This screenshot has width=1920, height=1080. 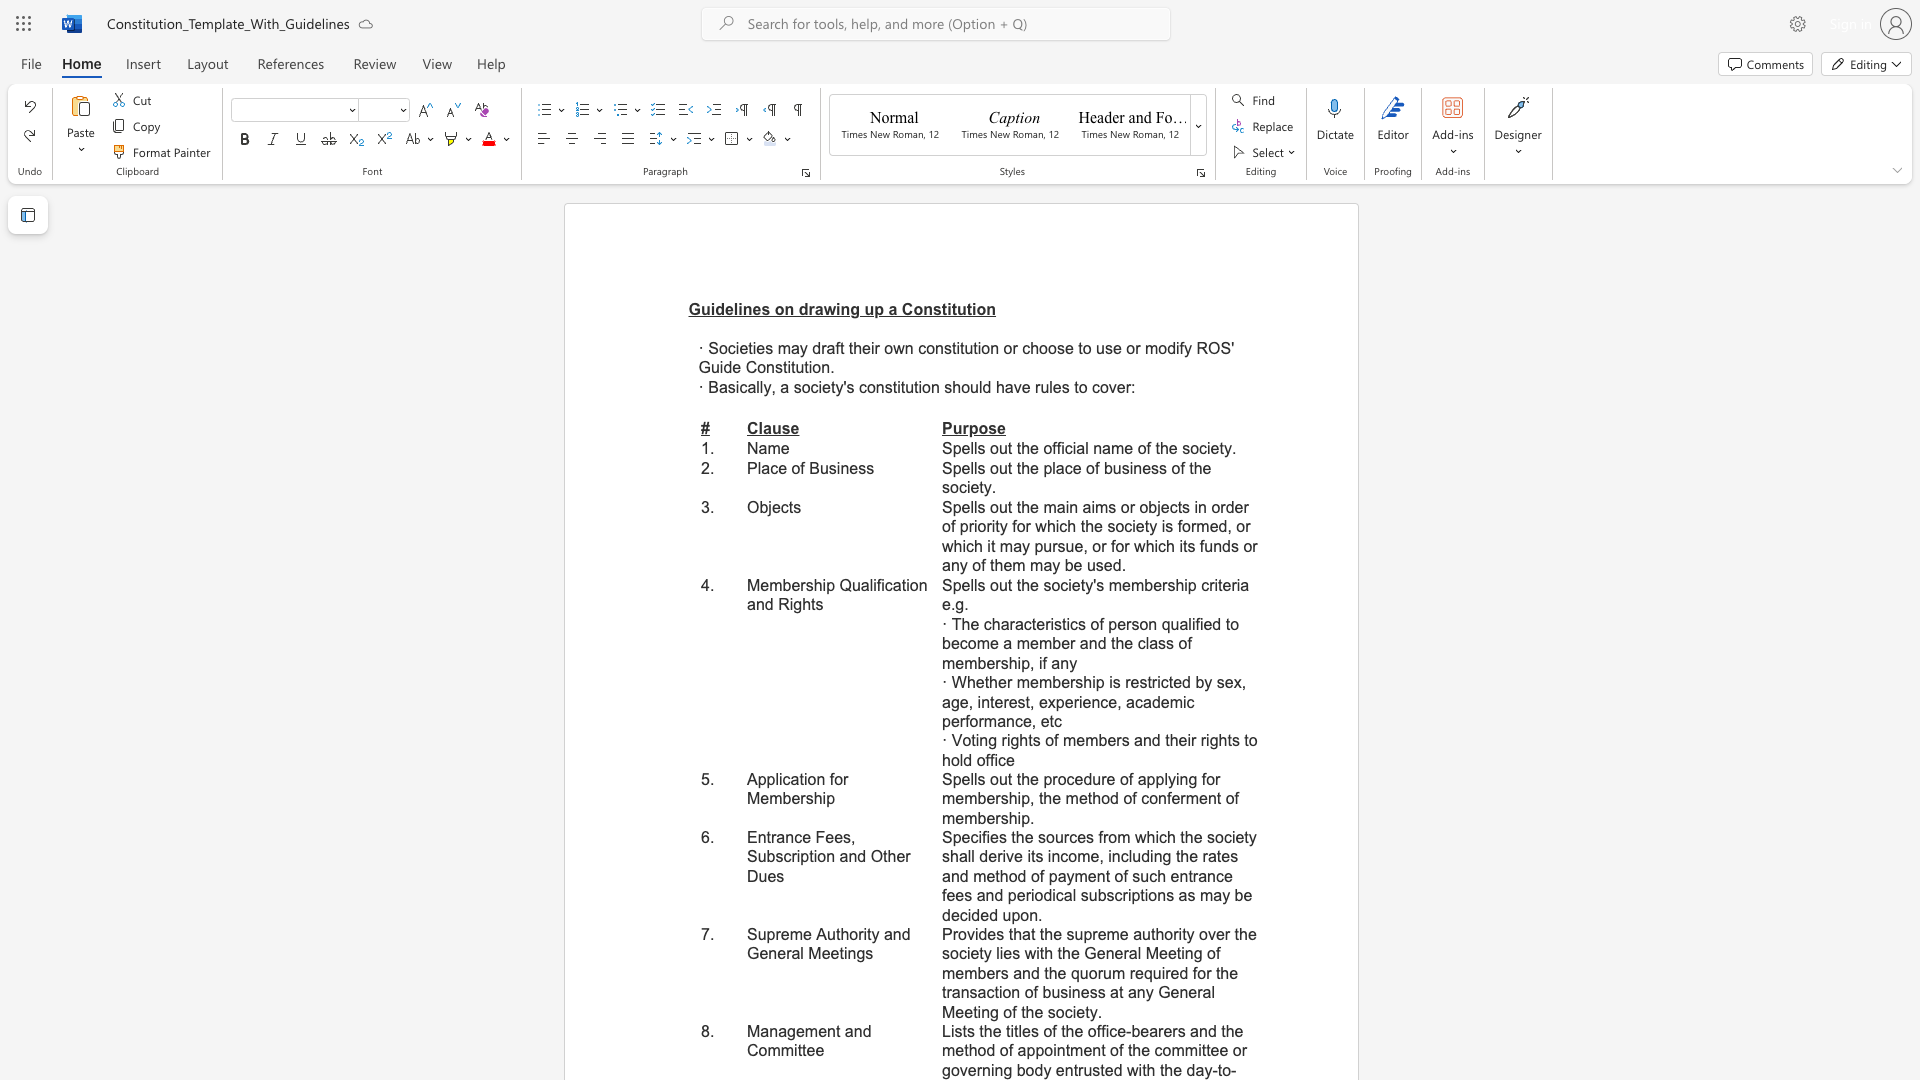 What do you see at coordinates (1012, 347) in the screenshot?
I see `the subset text "r choose to use or modify ROS" within the text "· Societies may draft their own constitution or choose to use or modify ROS"` at bounding box center [1012, 347].